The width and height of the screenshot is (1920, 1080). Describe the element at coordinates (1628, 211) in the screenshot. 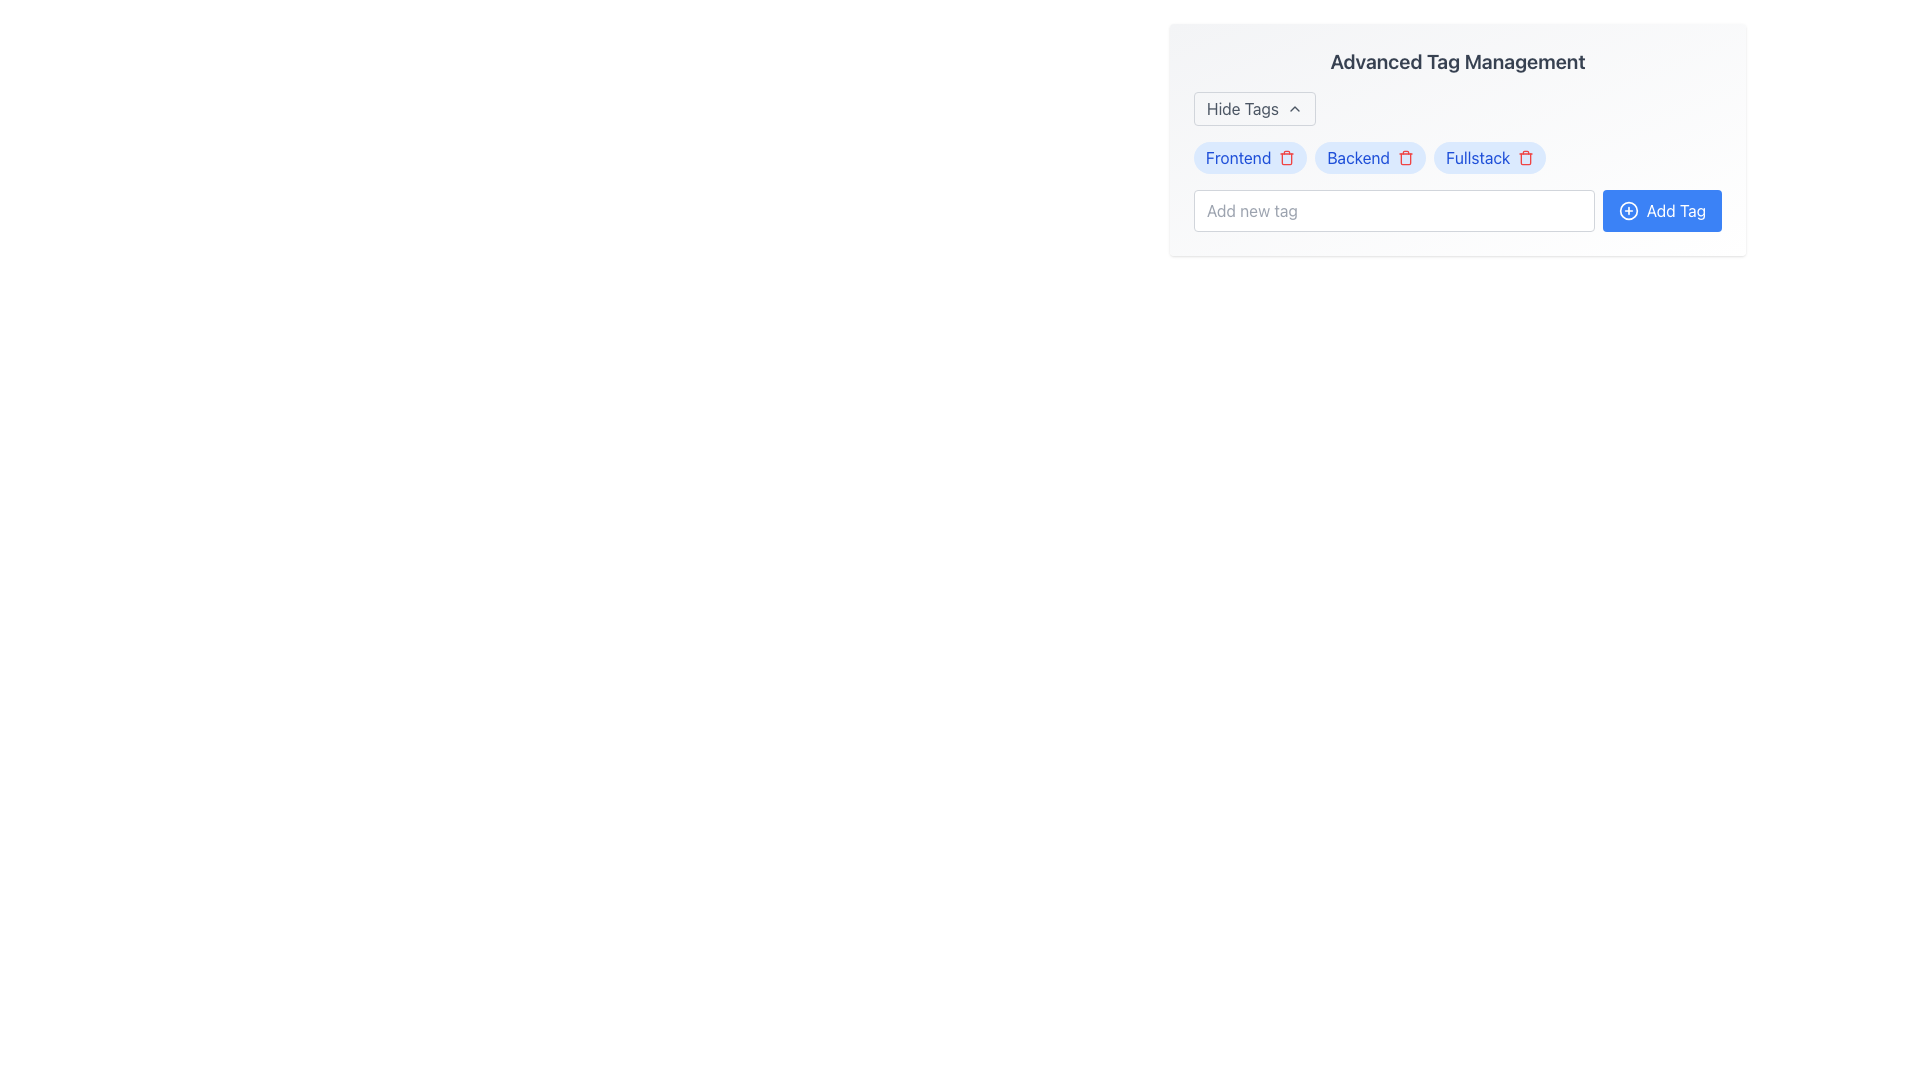

I see `the 'Add Tag' icon which represents the addition functionality, located to the left of the button's text content` at that location.